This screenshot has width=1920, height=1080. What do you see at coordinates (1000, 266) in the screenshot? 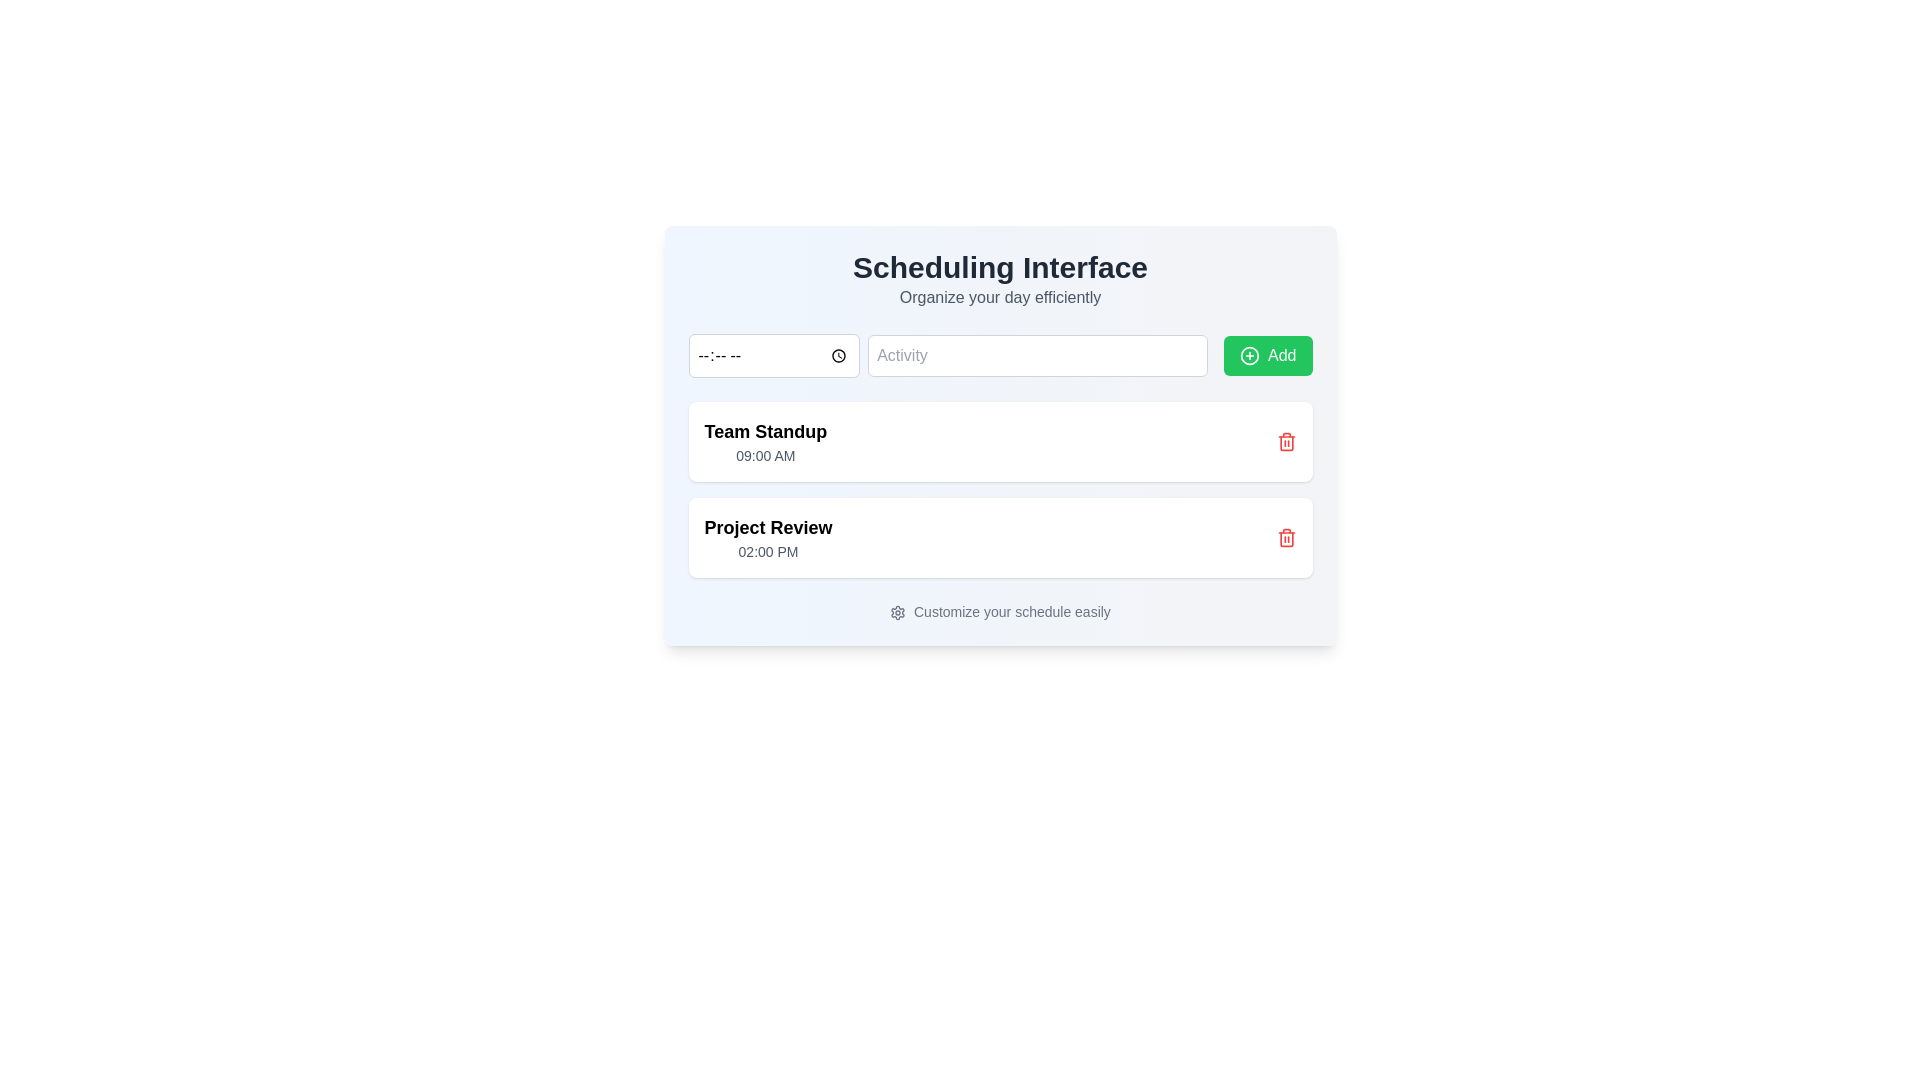
I see `heading 'Scheduling Interface', which is a large, bold, dark gray text located at the top center of the interface` at bounding box center [1000, 266].